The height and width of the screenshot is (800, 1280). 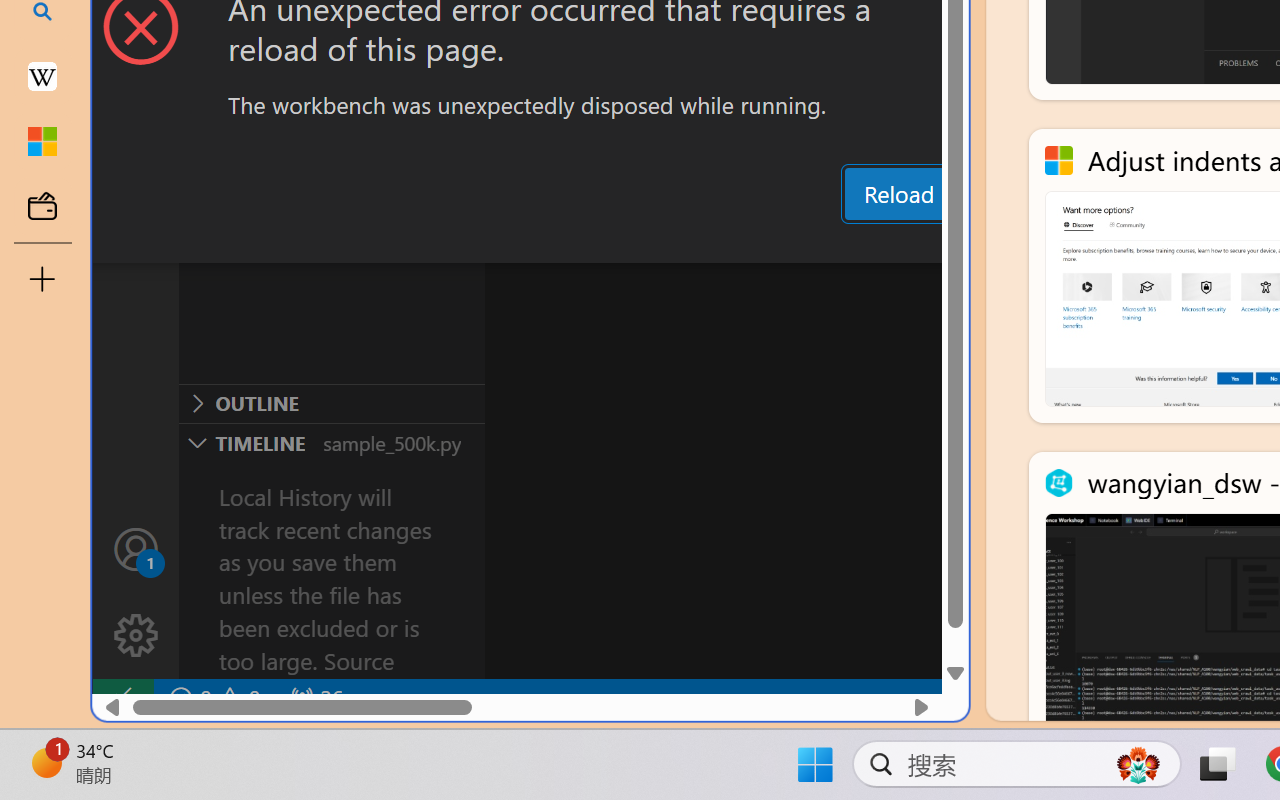 What do you see at coordinates (134, 548) in the screenshot?
I see `'Accounts - Sign in requested'` at bounding box center [134, 548].